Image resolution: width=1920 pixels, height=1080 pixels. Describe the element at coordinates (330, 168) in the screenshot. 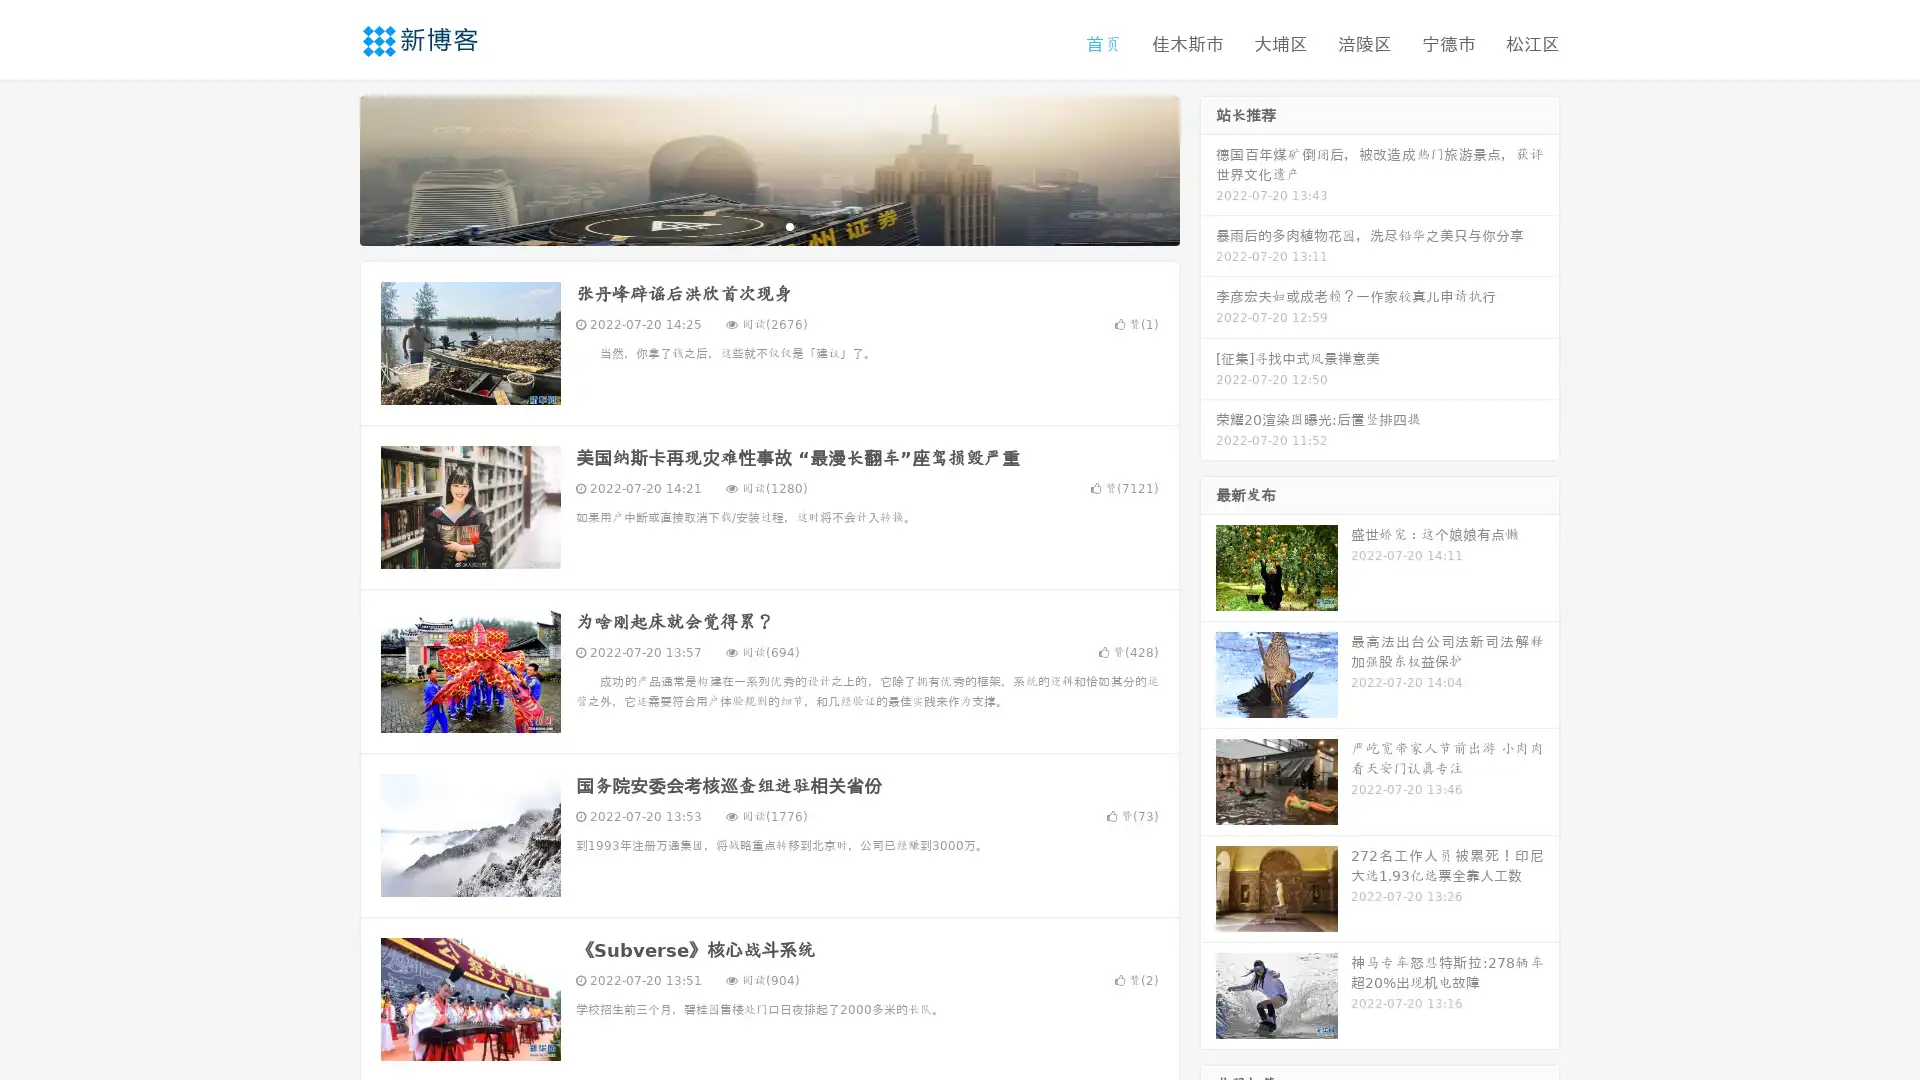

I see `Previous slide` at that location.